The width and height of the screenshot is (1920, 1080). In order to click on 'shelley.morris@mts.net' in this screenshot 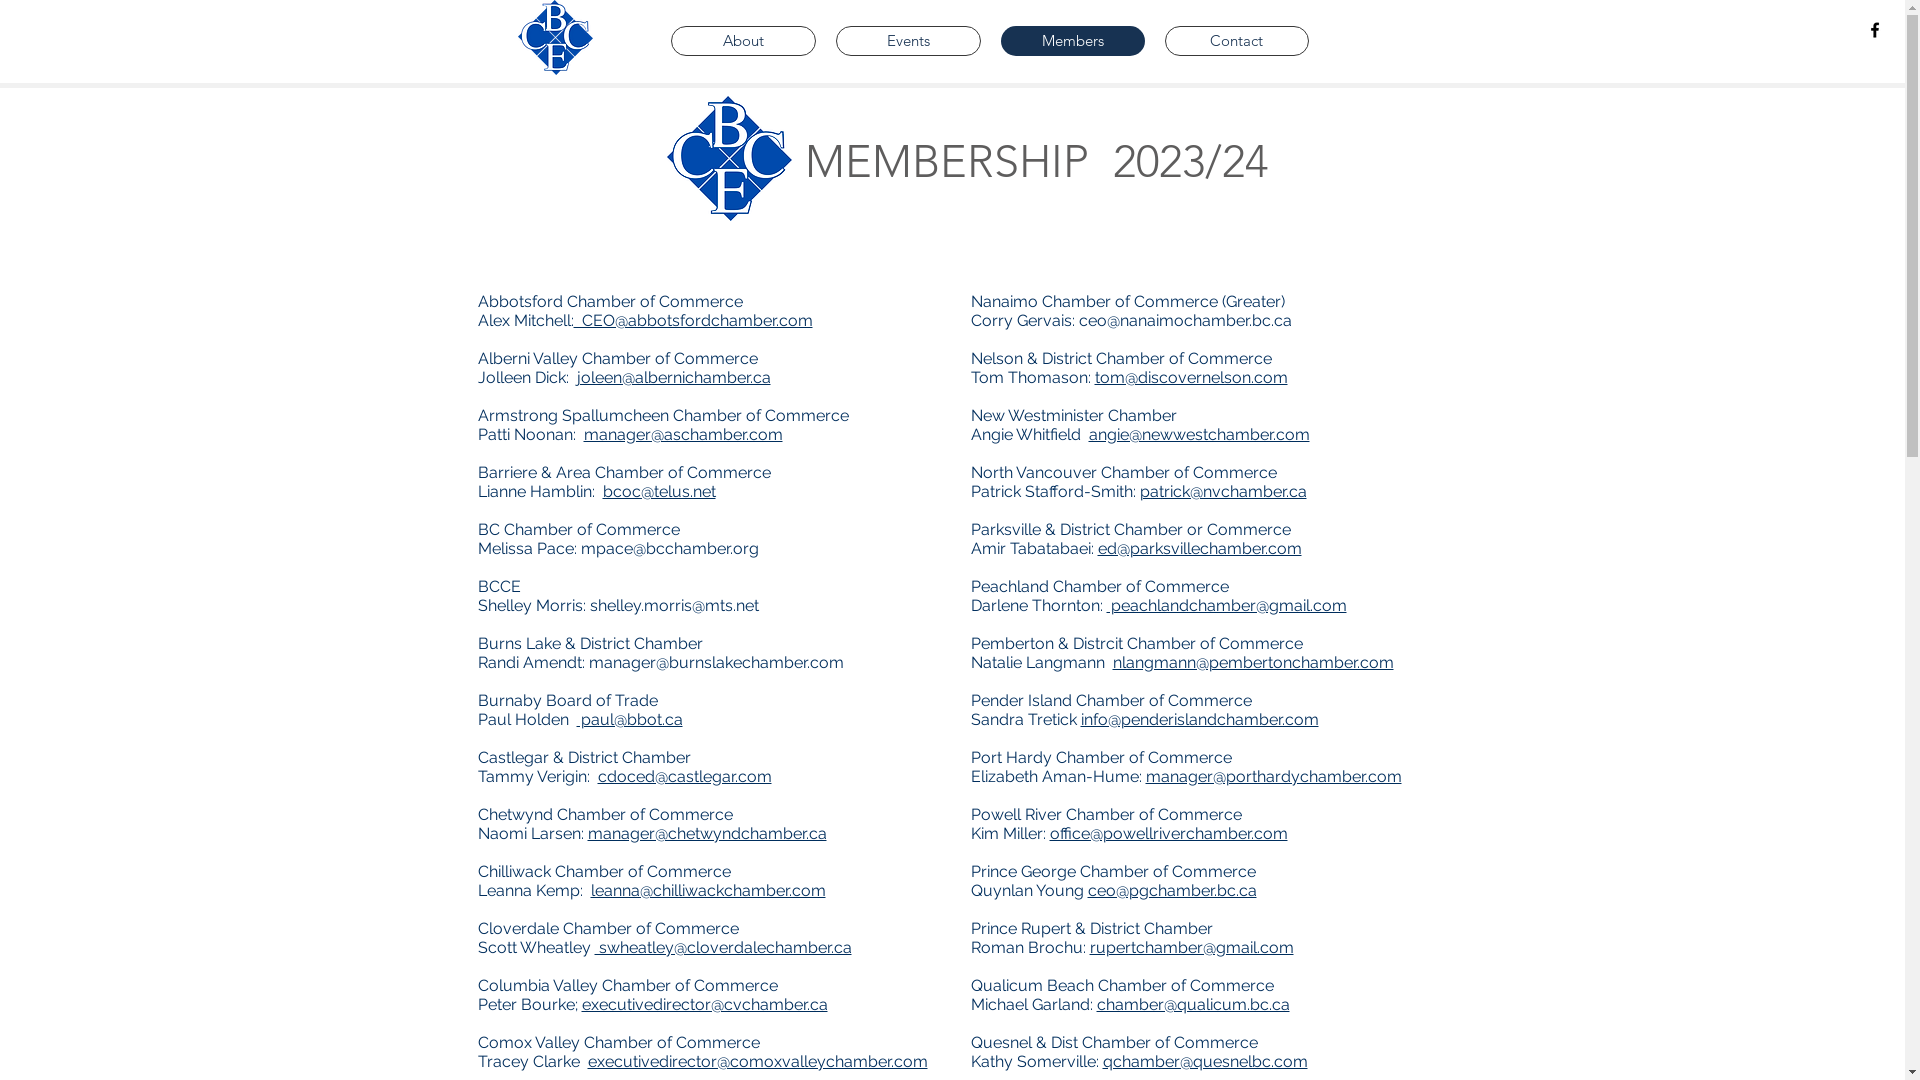, I will do `click(674, 604)`.